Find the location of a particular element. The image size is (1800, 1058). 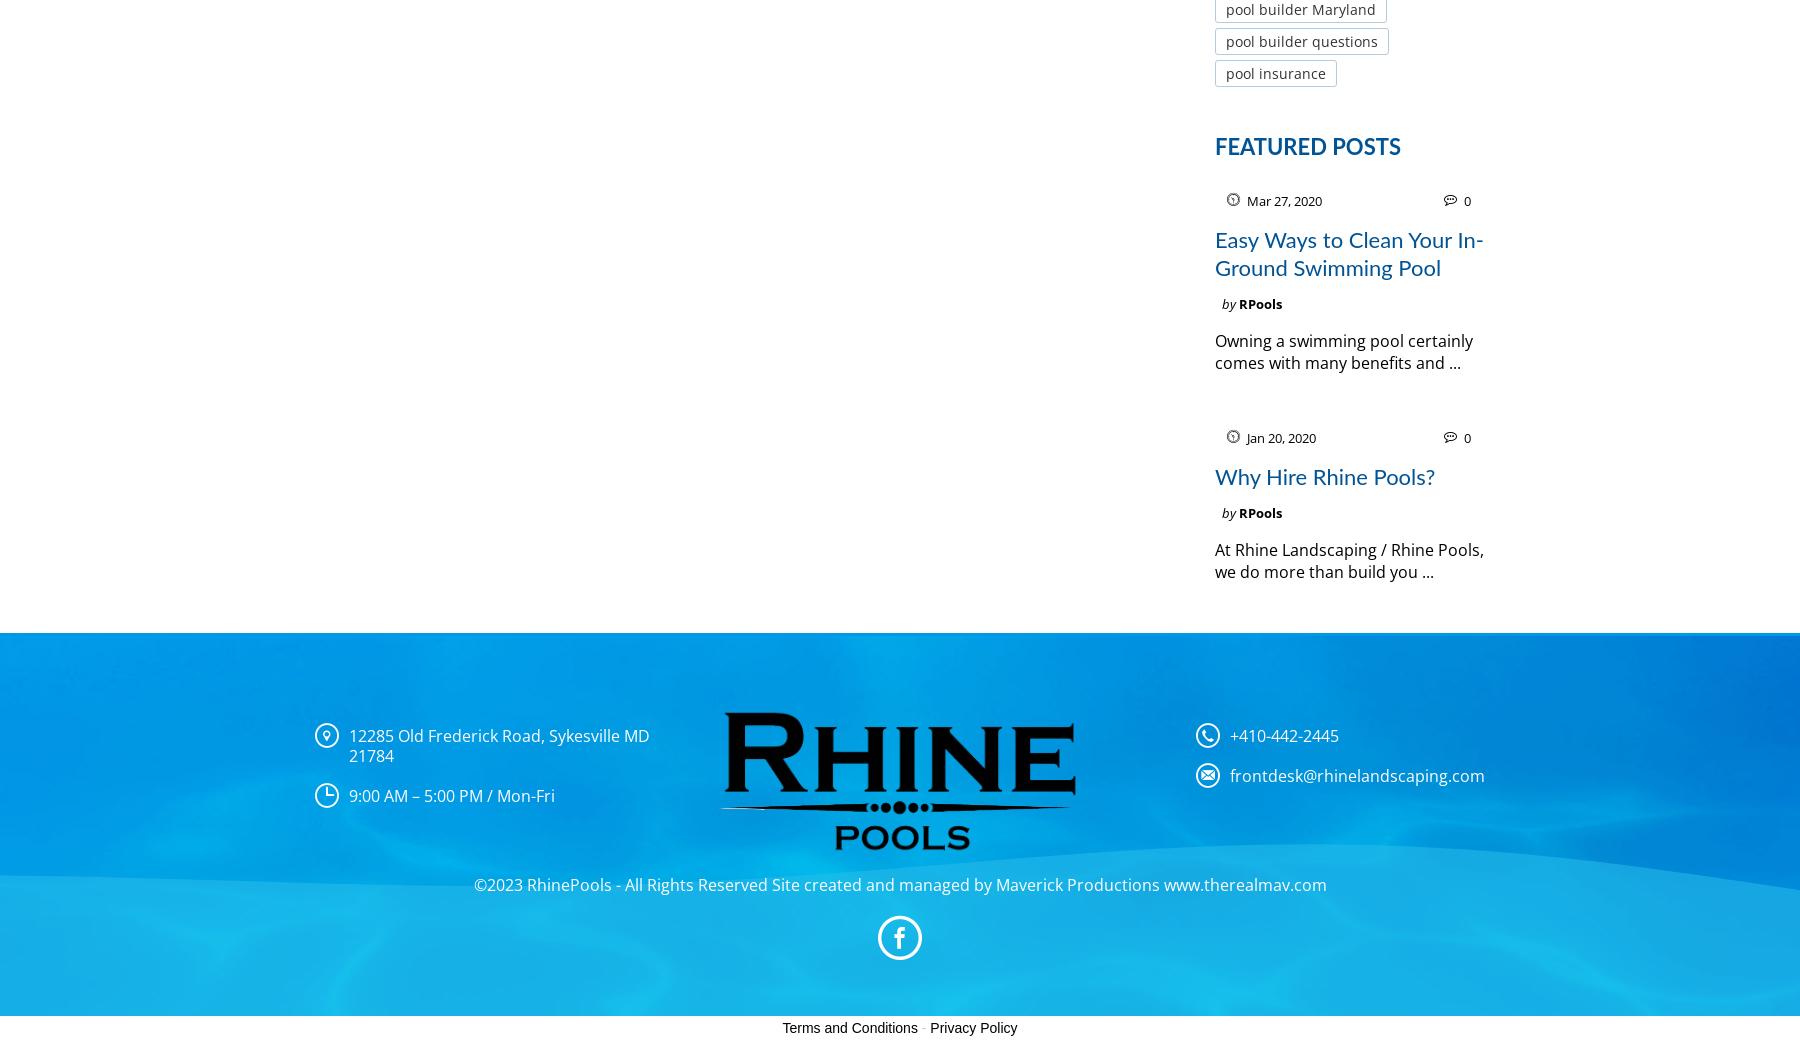

'pool insurance' is located at coordinates (1276, 73).